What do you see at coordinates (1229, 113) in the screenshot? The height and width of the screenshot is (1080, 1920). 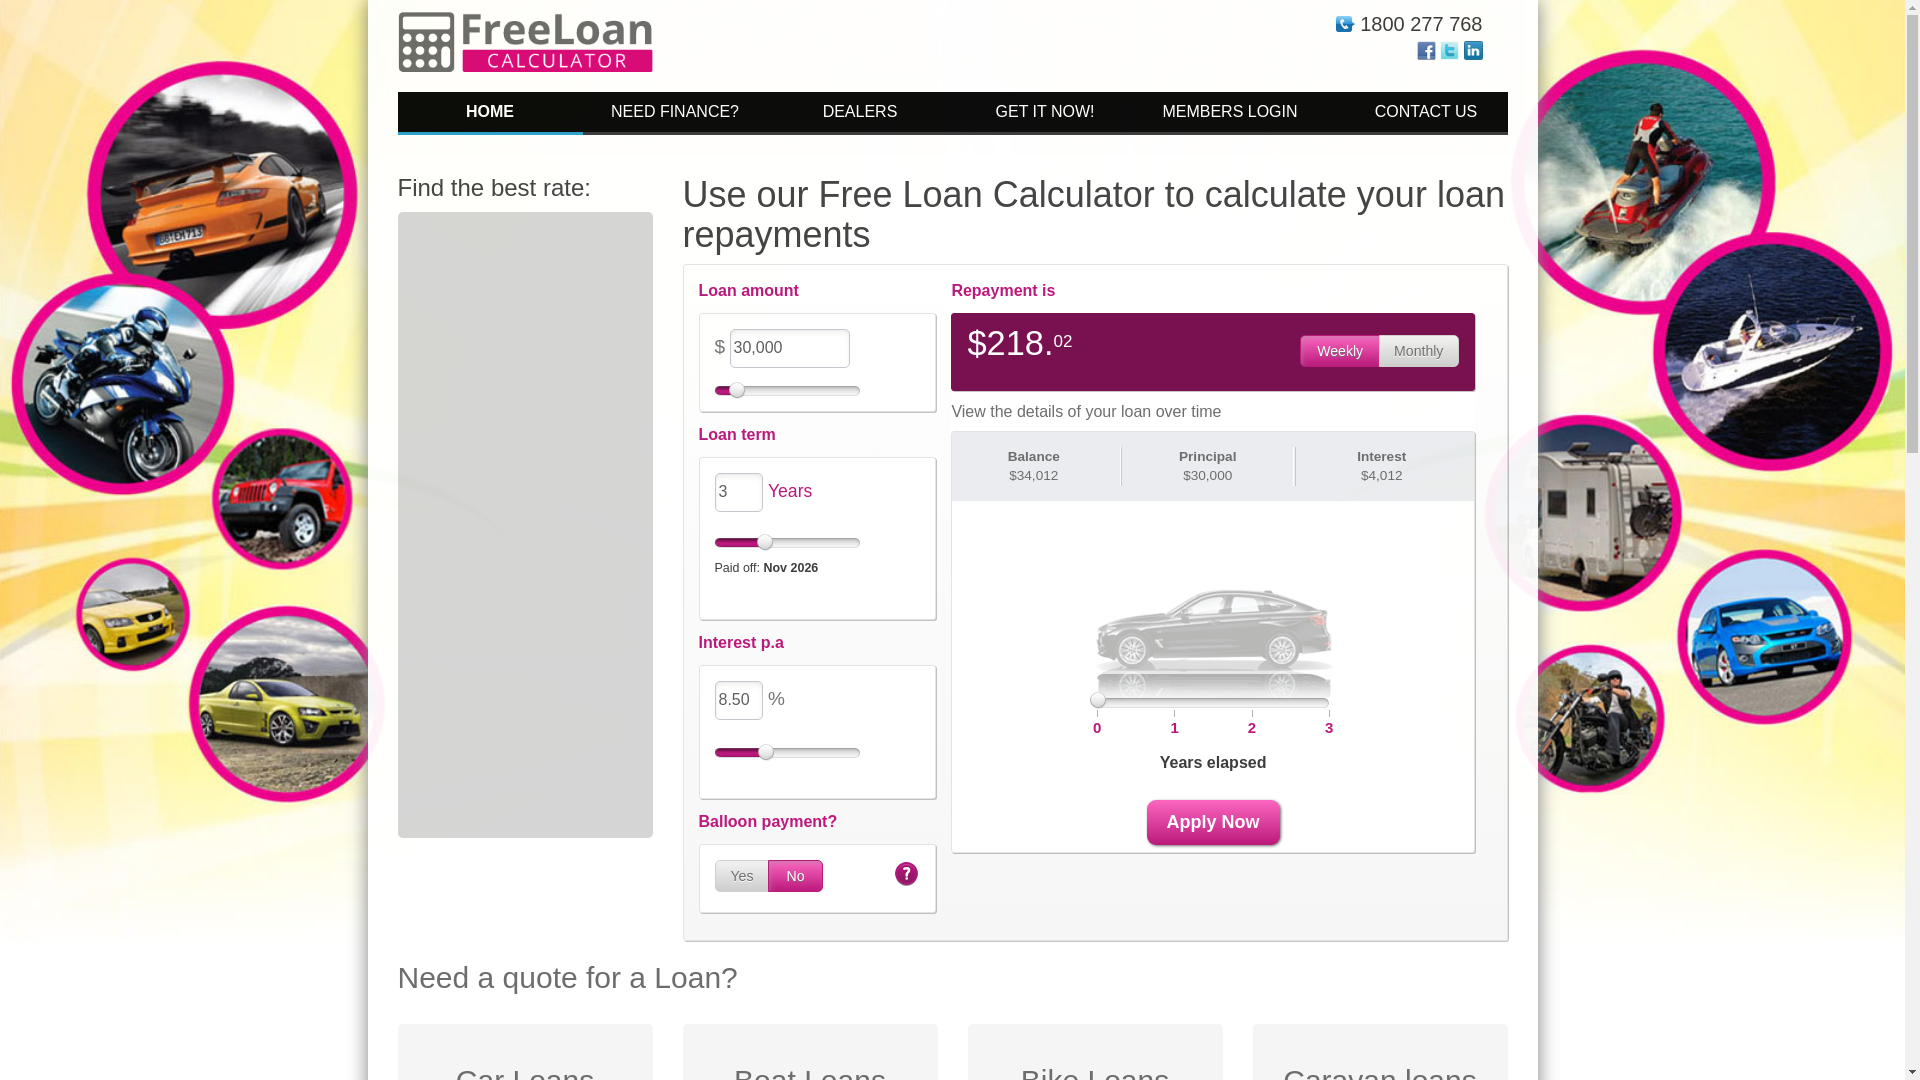 I see `'MEMBERS LOGIN'` at bounding box center [1229, 113].